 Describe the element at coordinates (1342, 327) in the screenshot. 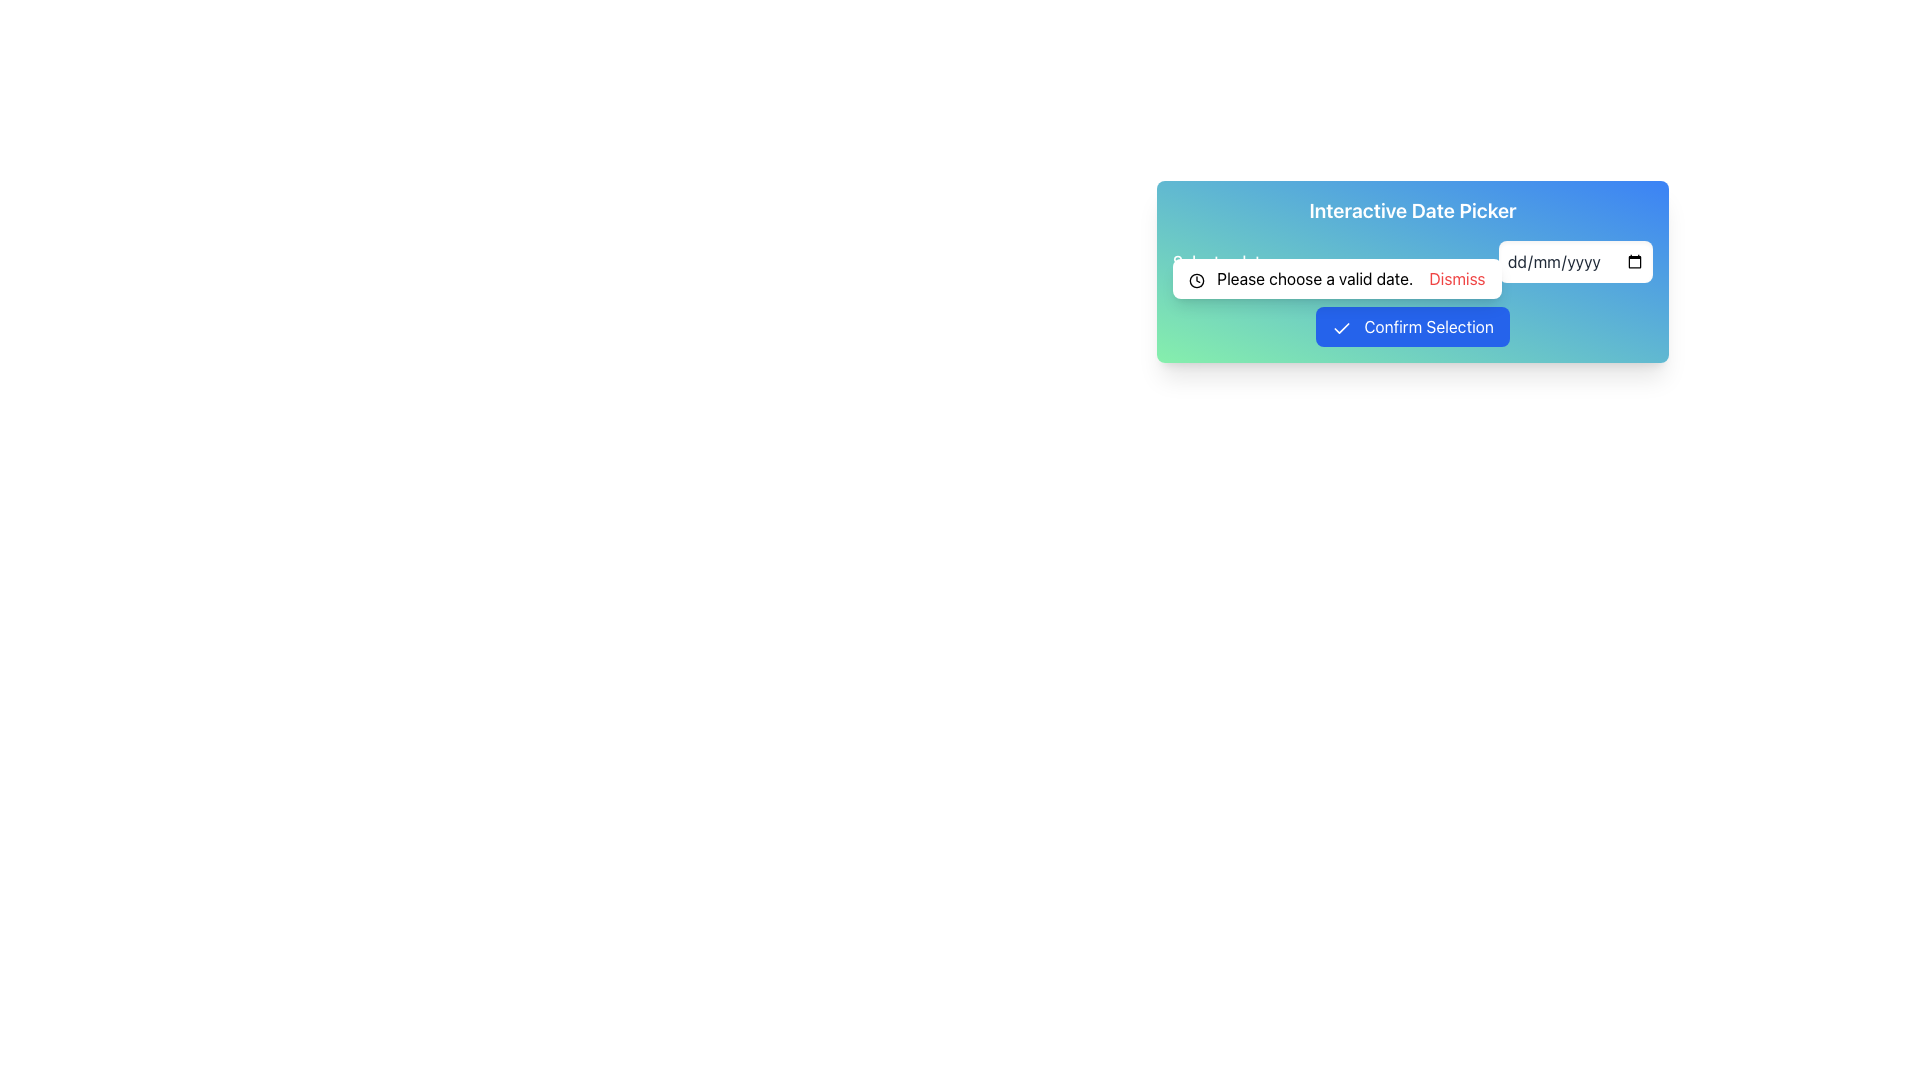

I see `the confirmation icon located to the left of the text label in the 'Confirm Selection' button` at that location.